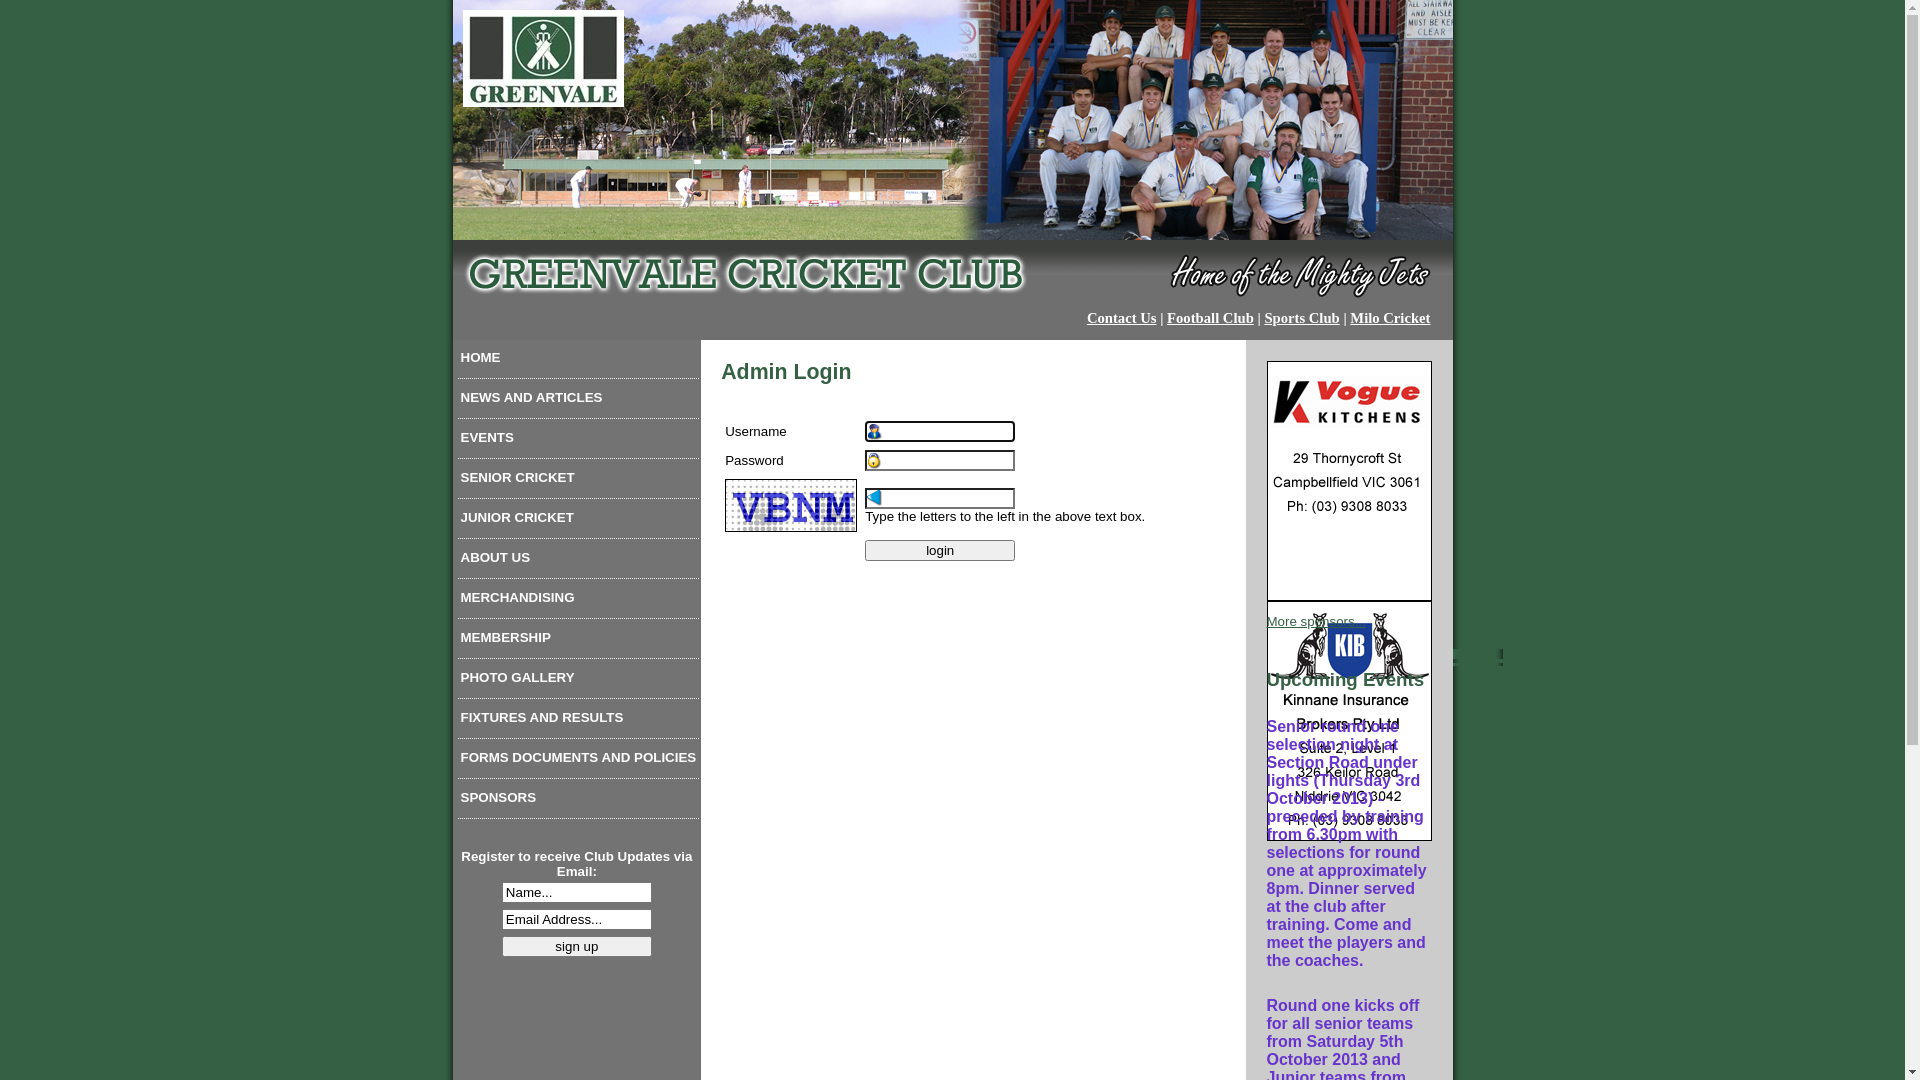 The image size is (1920, 1080). I want to click on 'HOME', so click(578, 362).